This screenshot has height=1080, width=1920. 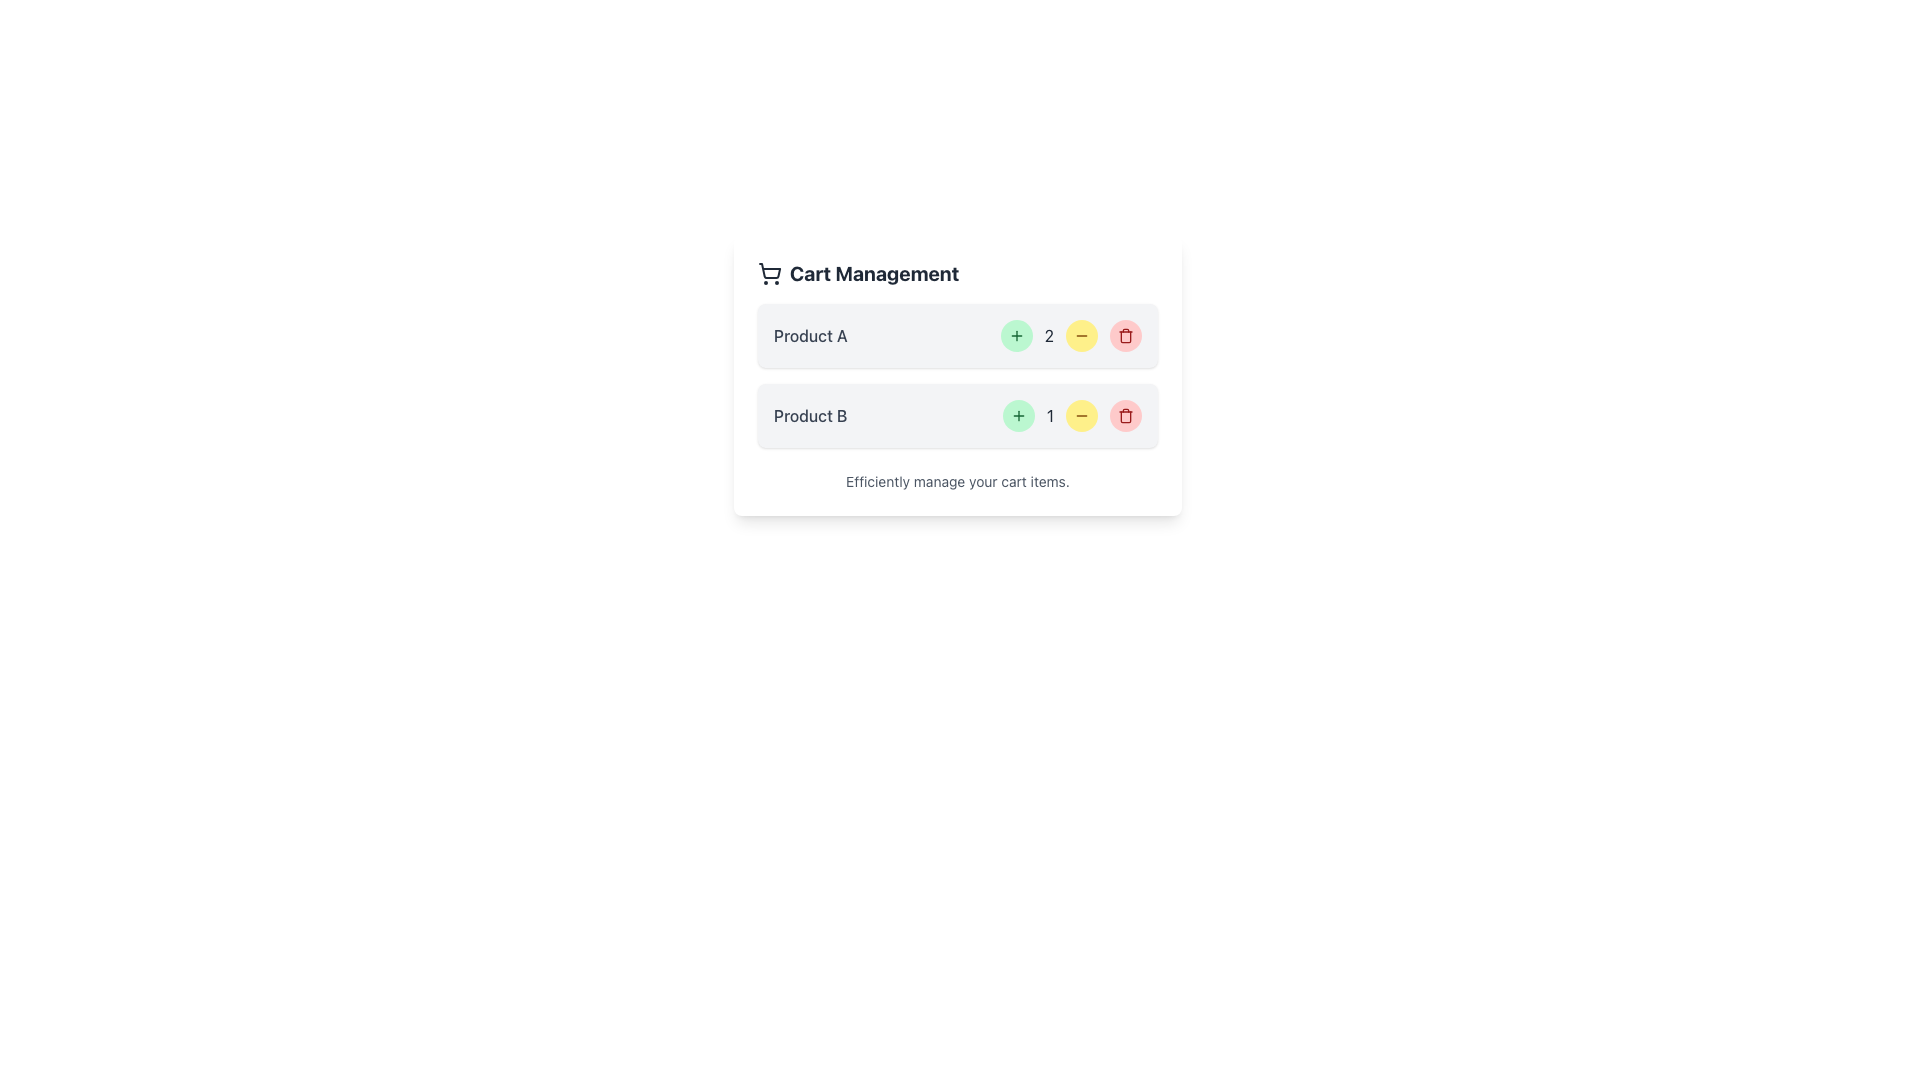 I want to click on heading label located at the top left corner of the card section that provides context for managing items in the shopping cart, so click(x=957, y=273).